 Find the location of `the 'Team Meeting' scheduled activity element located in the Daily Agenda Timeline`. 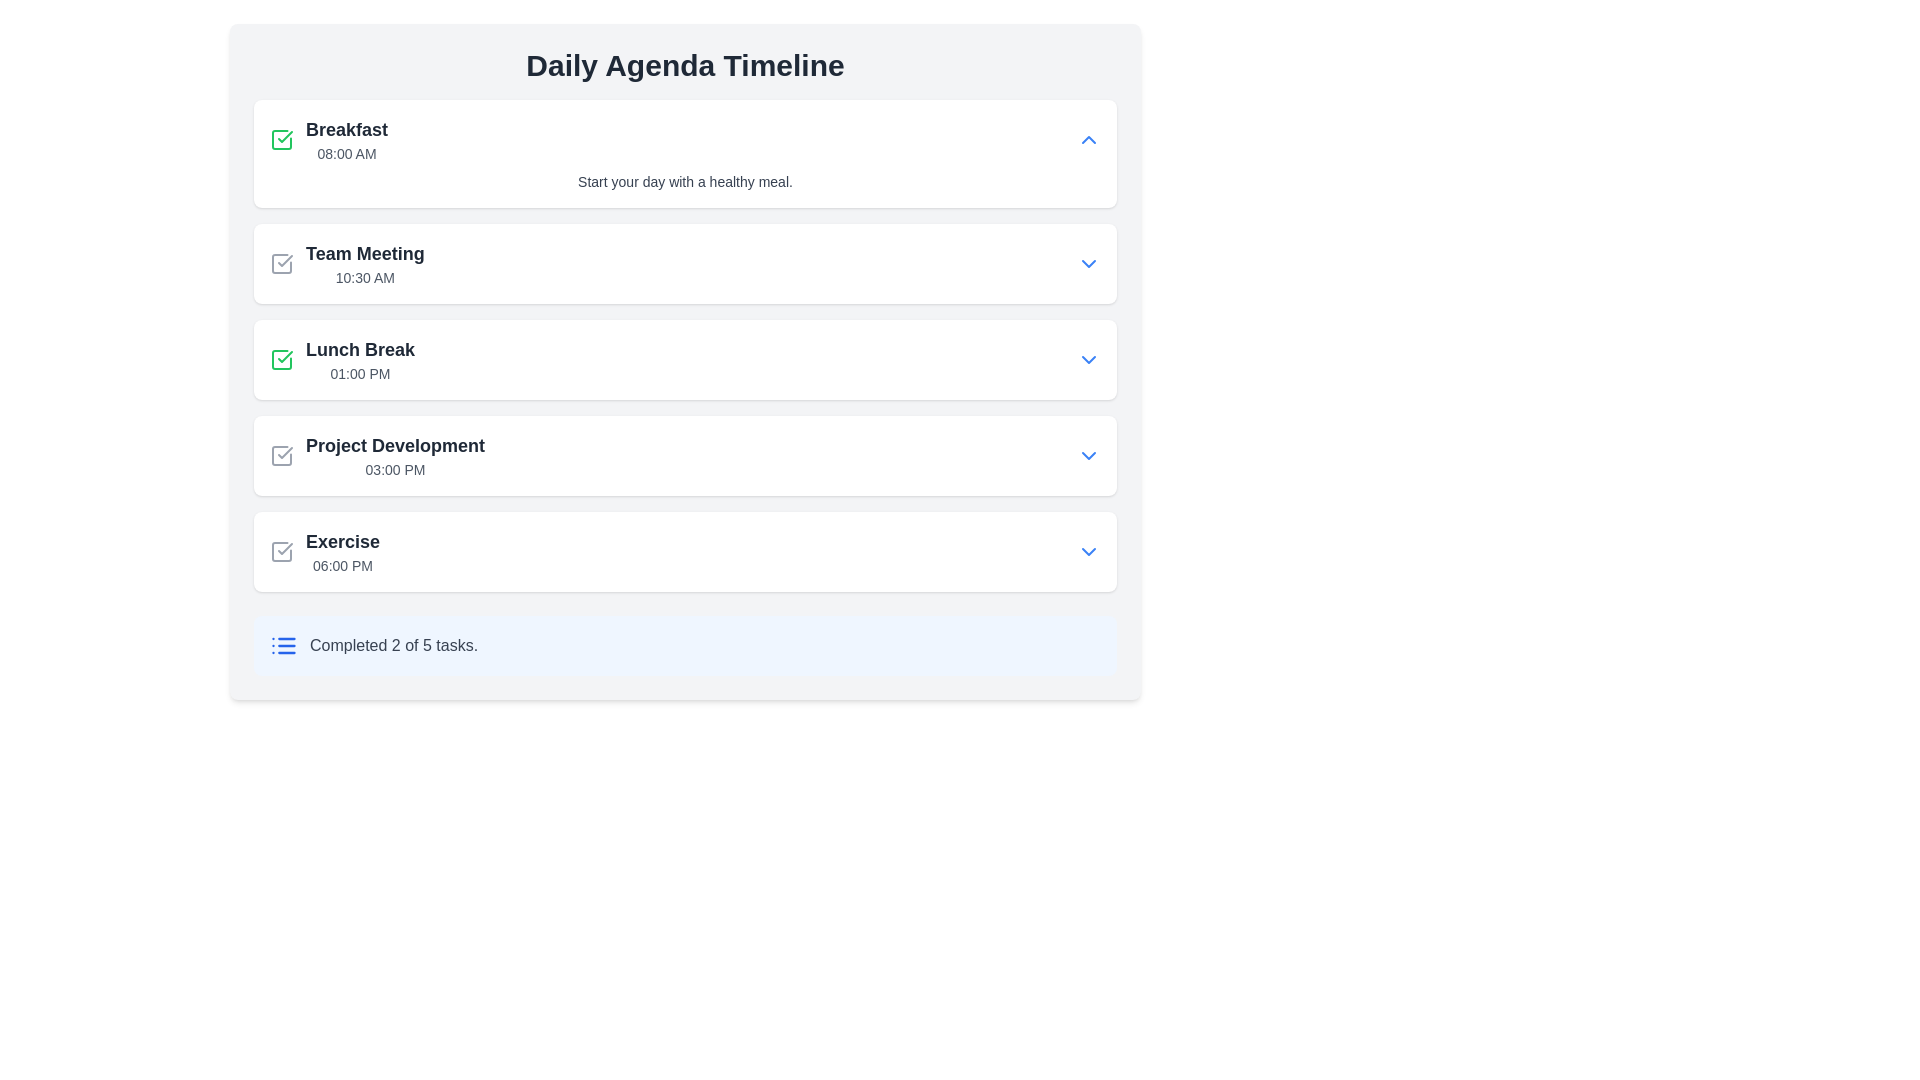

the 'Team Meeting' scheduled activity element located in the Daily Agenda Timeline is located at coordinates (347, 262).